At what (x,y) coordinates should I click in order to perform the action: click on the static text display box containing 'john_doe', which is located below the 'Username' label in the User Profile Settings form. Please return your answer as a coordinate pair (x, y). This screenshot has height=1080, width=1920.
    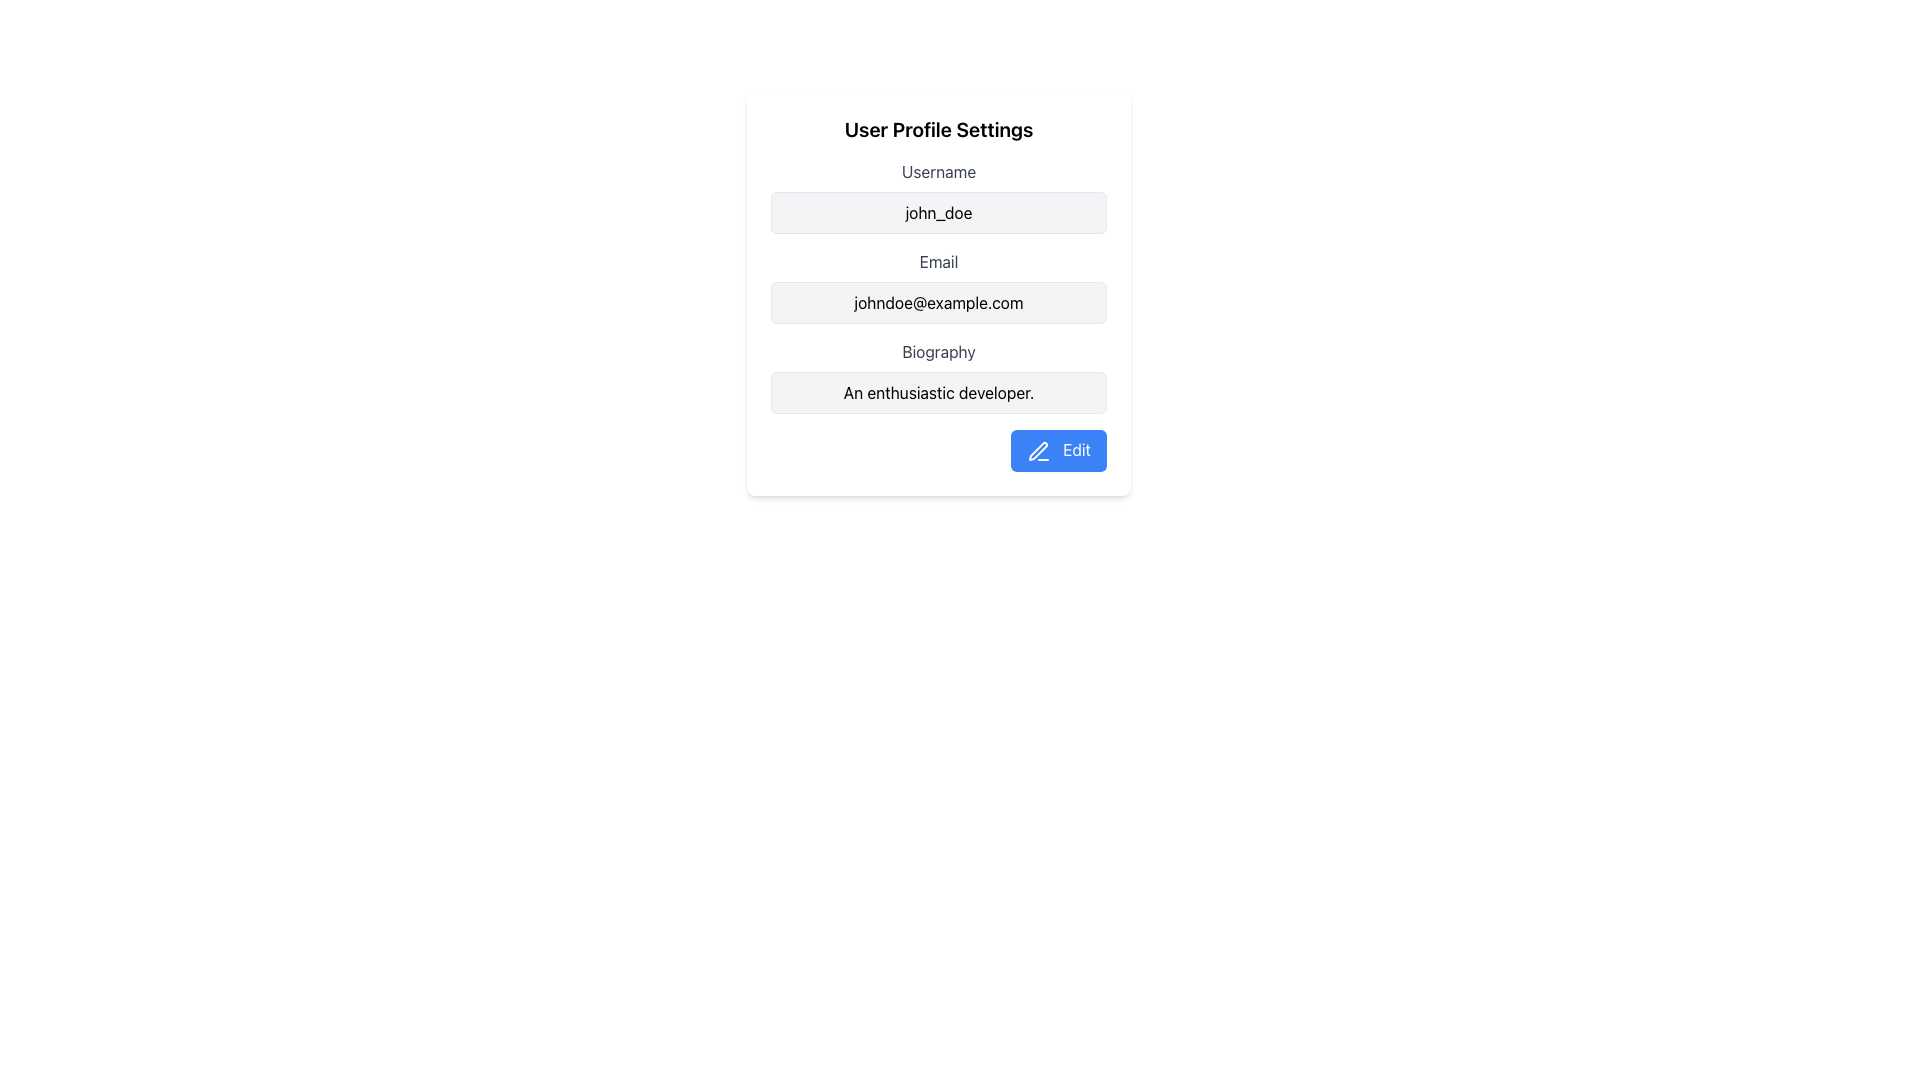
    Looking at the image, I should click on (938, 212).